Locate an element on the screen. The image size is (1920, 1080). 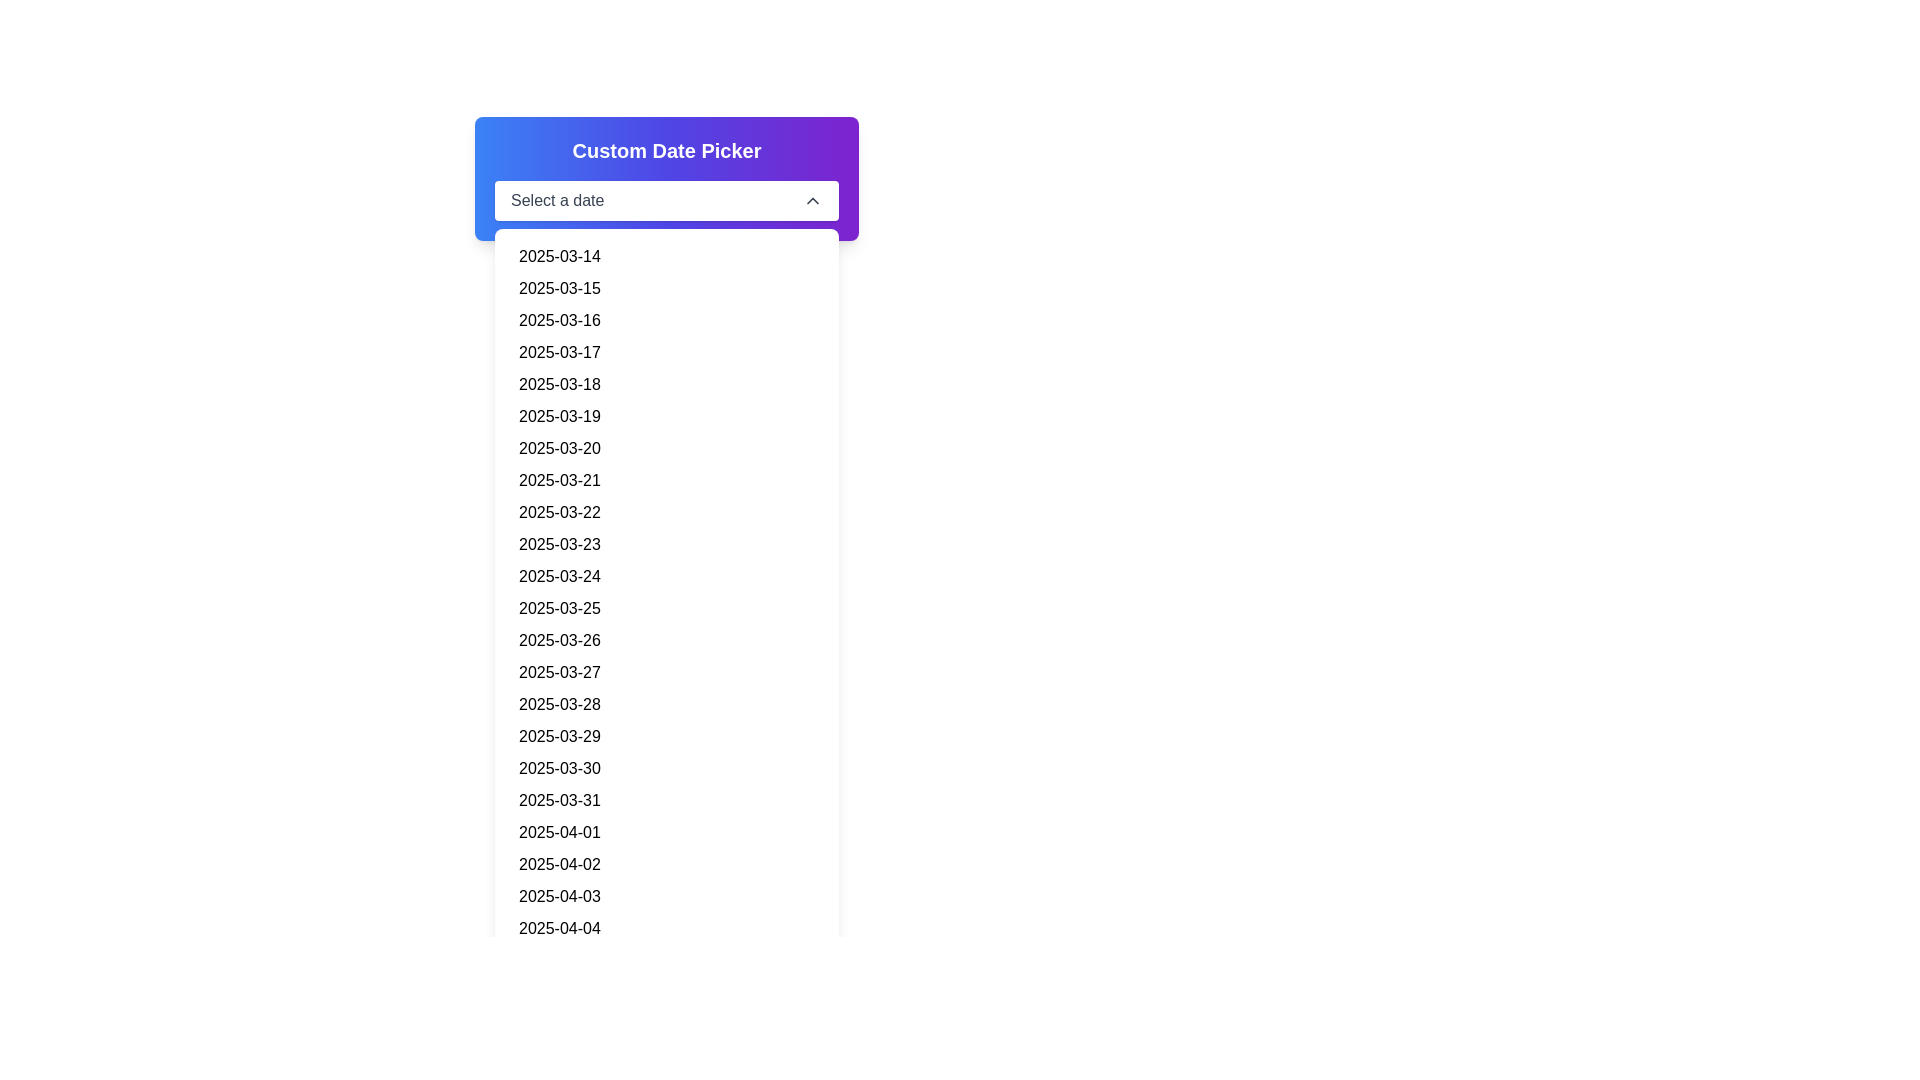
the dropdown toggle icon located at the far-right end of the 'Select a date' field in the date picker component is located at coordinates (812, 200).